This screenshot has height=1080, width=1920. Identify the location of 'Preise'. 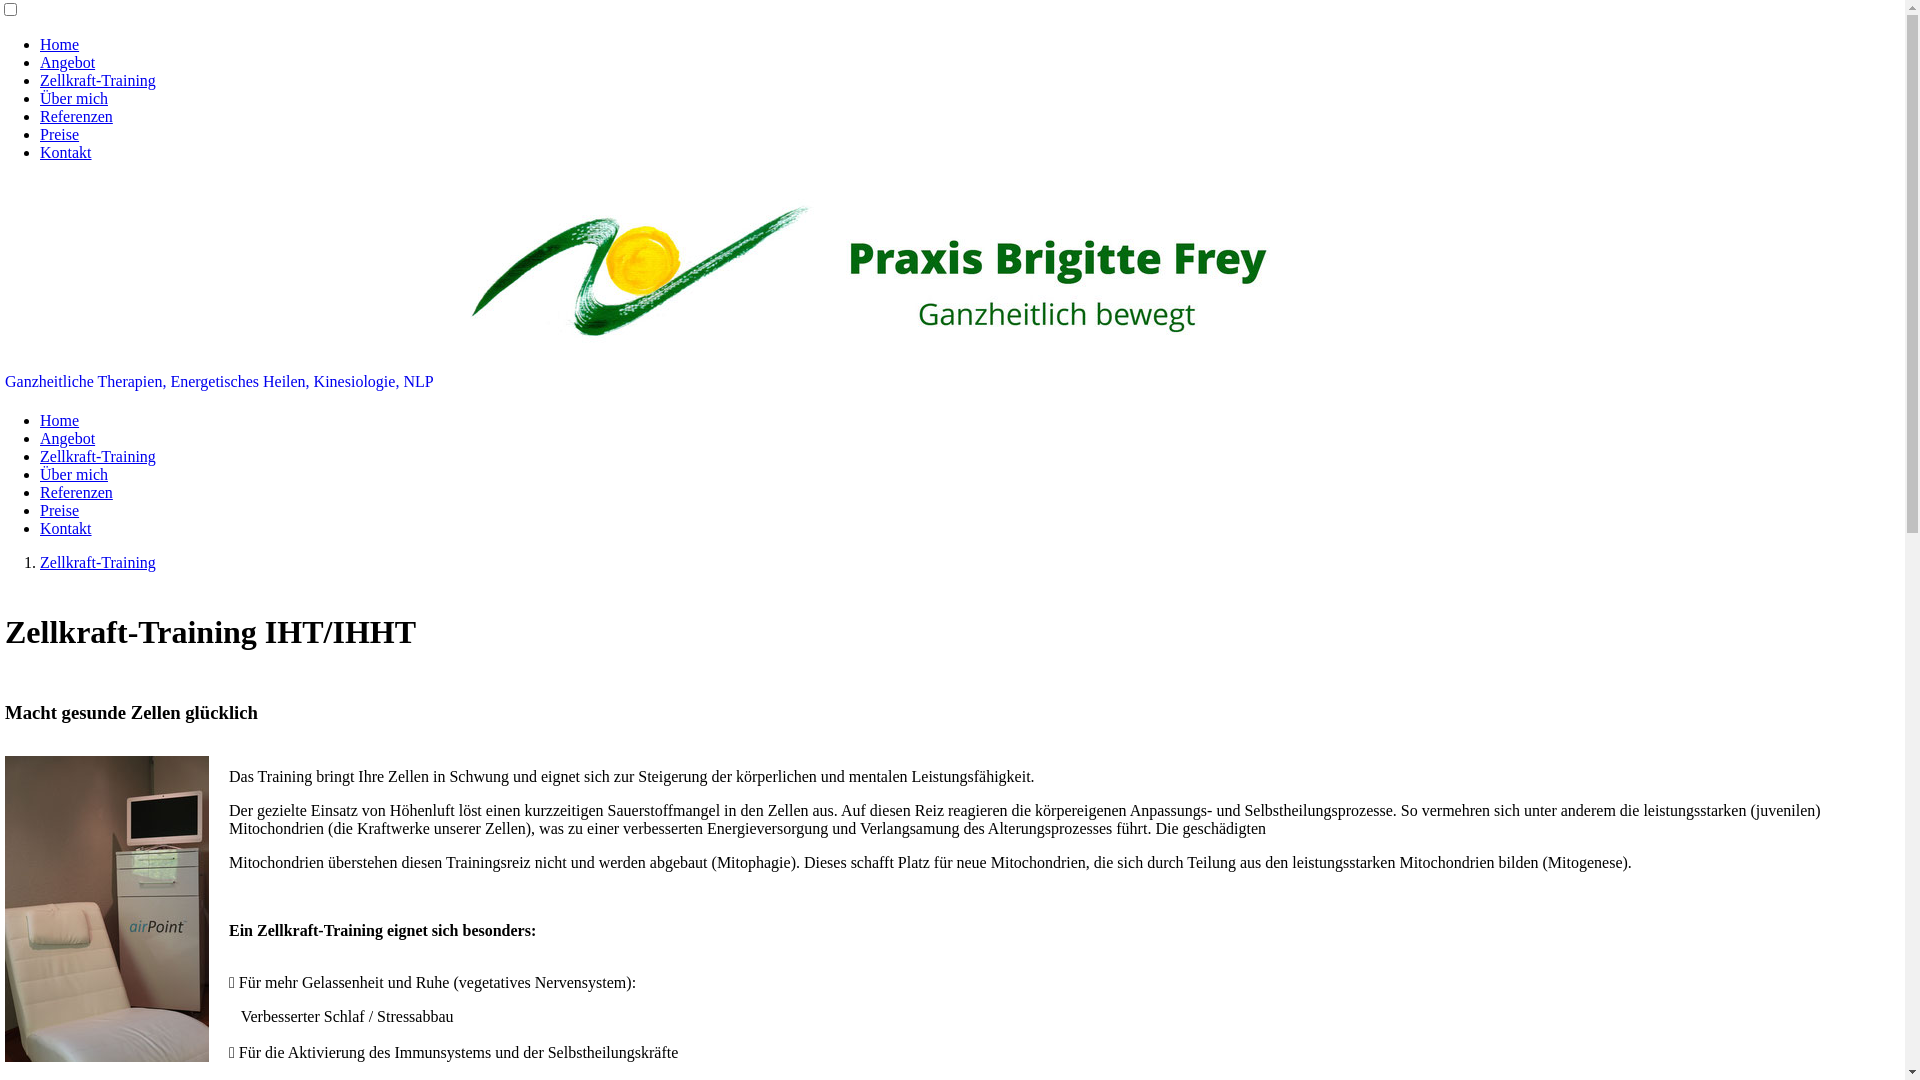
(59, 509).